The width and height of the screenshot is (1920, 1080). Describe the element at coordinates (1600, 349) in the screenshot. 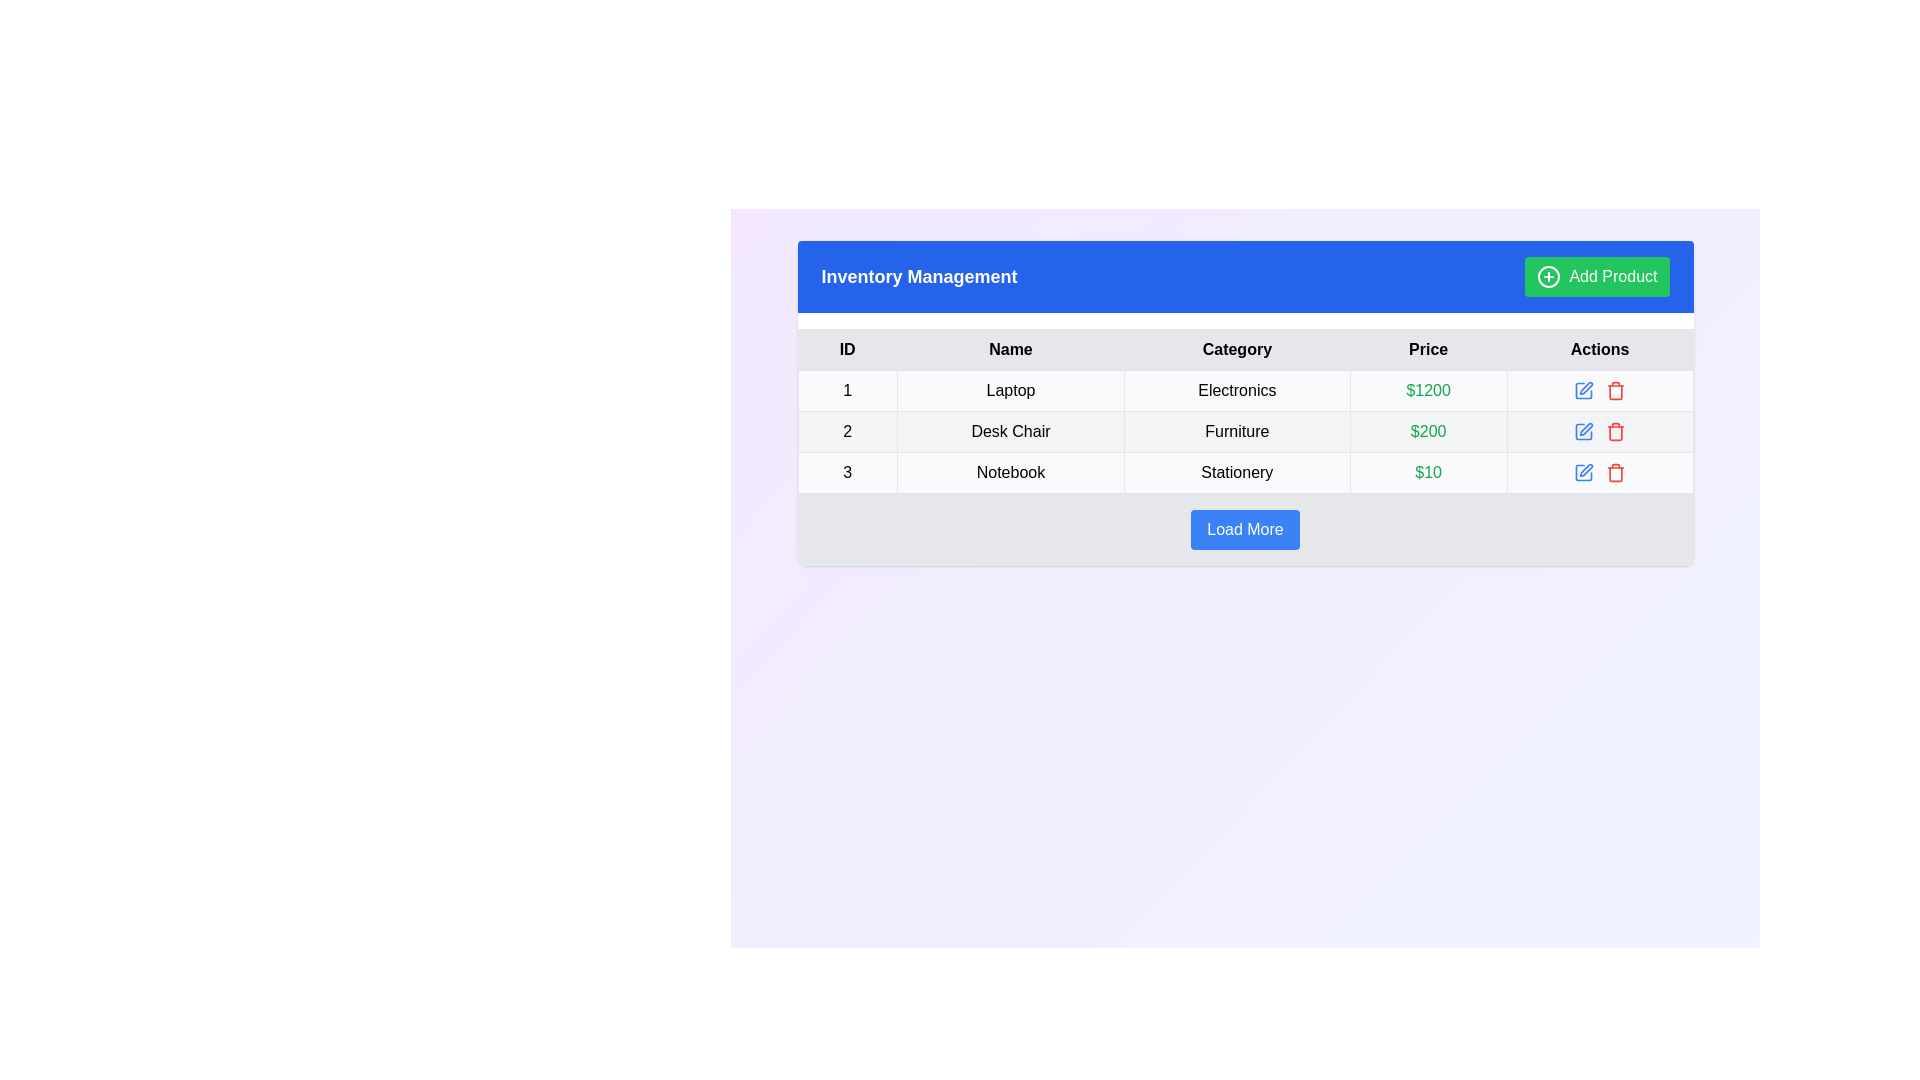

I see `the fifth column header cell in the table, which signifies action-related controls for each row` at that location.